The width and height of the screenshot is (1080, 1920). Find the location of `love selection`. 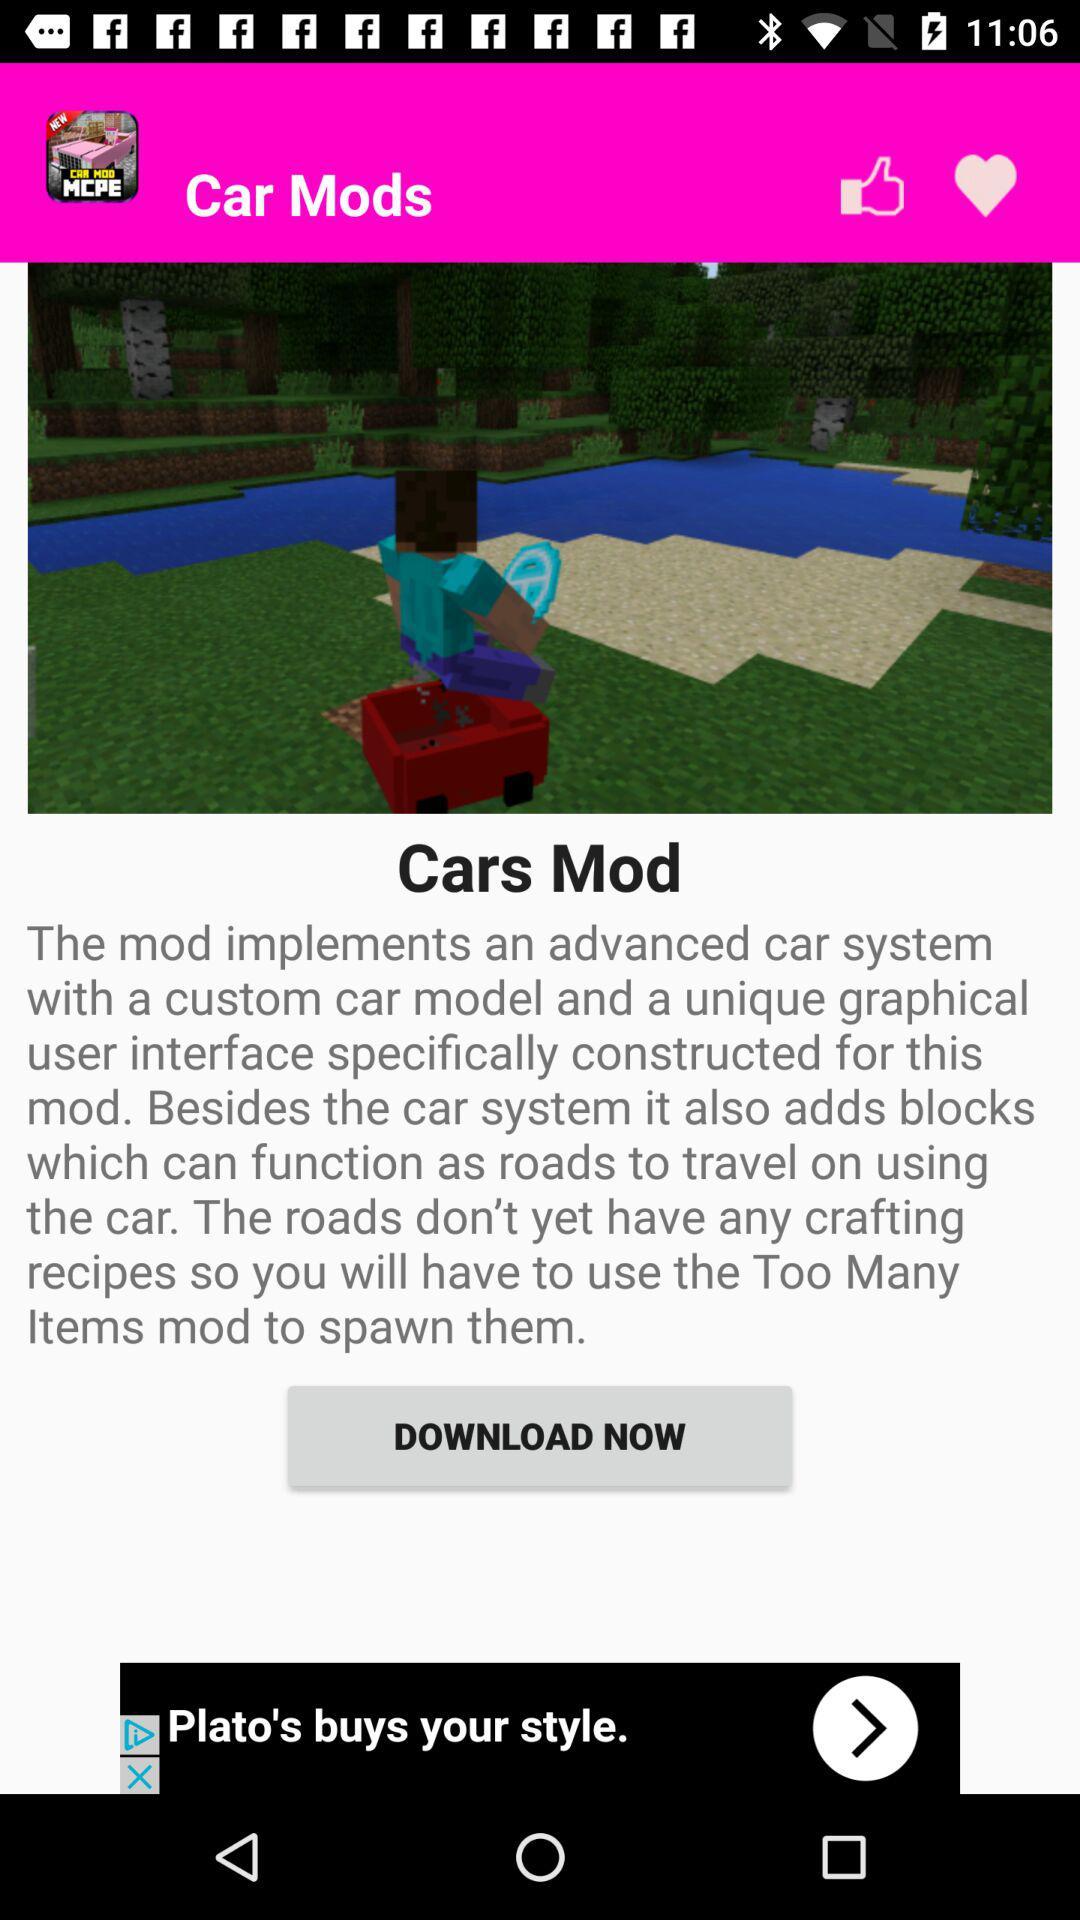

love selection is located at coordinates (984, 186).